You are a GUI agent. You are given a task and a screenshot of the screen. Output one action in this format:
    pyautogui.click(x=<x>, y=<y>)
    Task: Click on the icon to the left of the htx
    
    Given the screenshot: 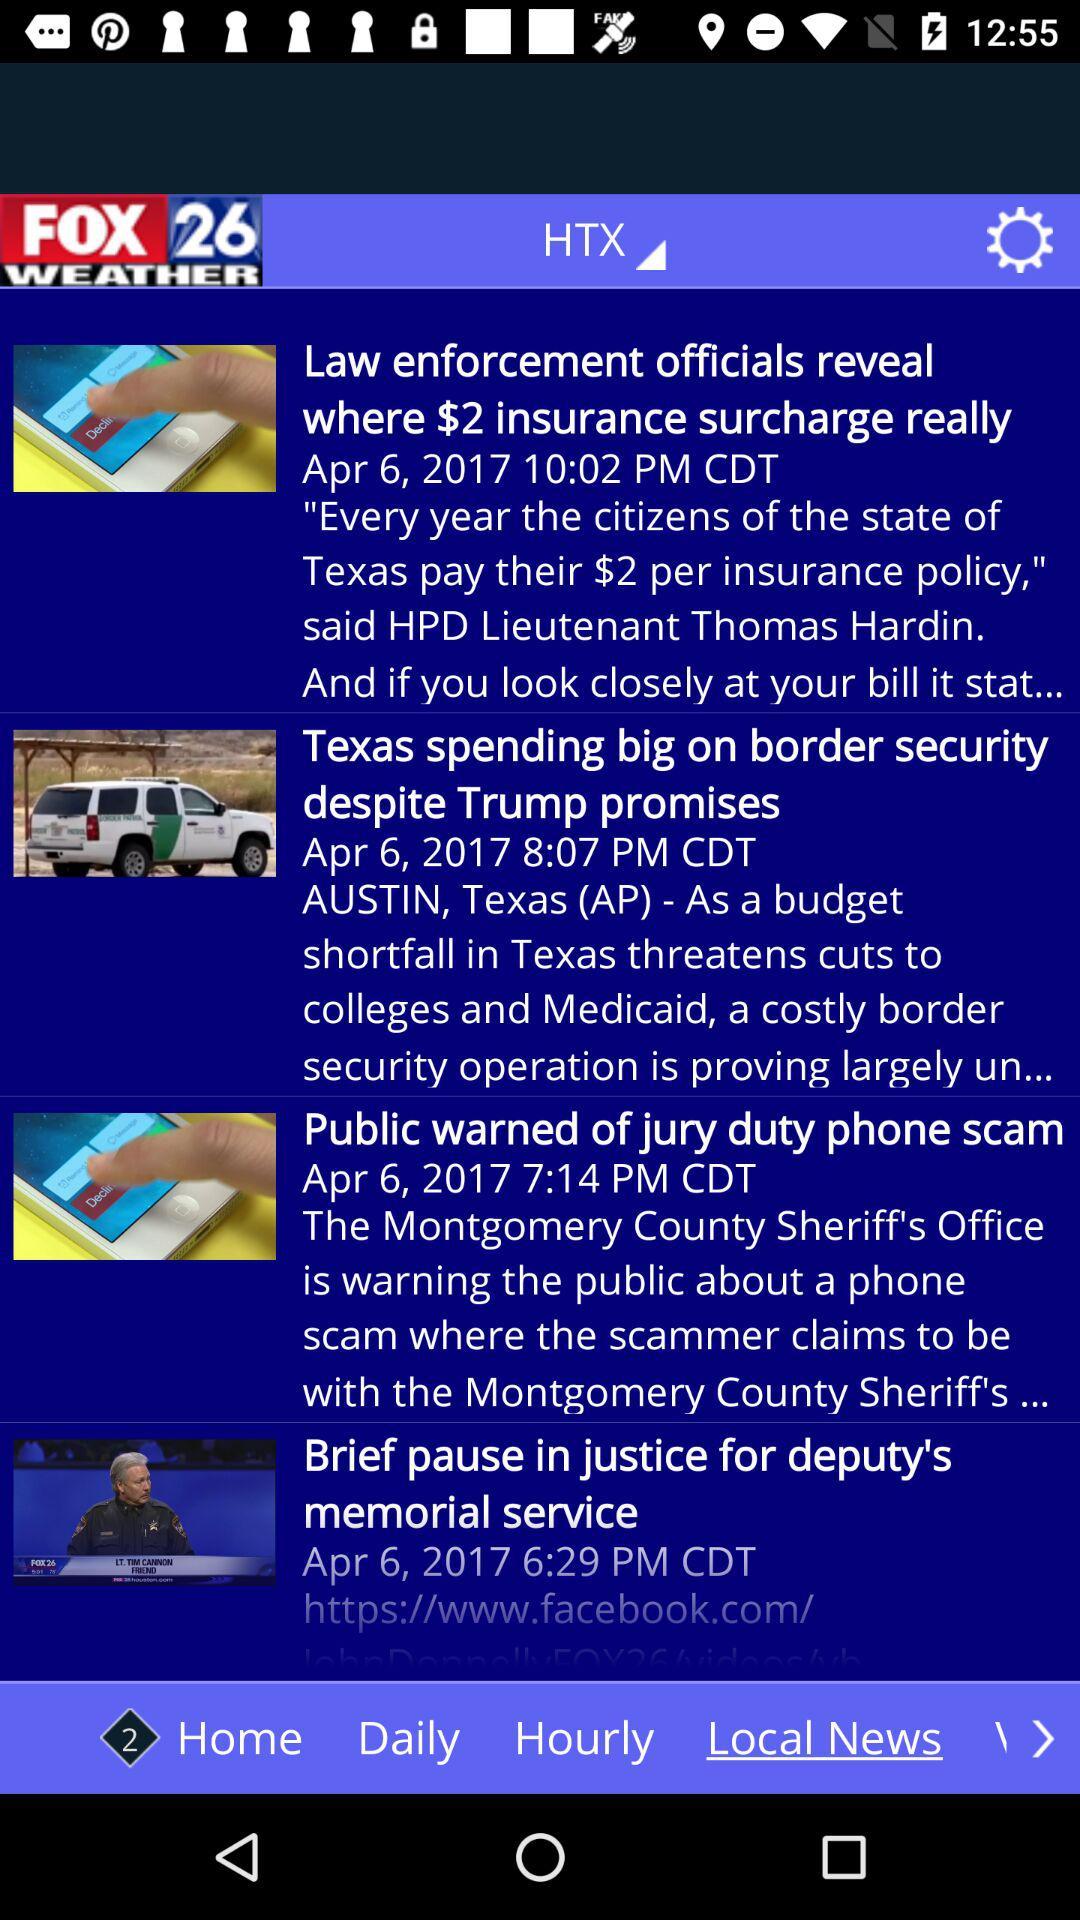 What is the action you would take?
    pyautogui.click(x=131, y=240)
    